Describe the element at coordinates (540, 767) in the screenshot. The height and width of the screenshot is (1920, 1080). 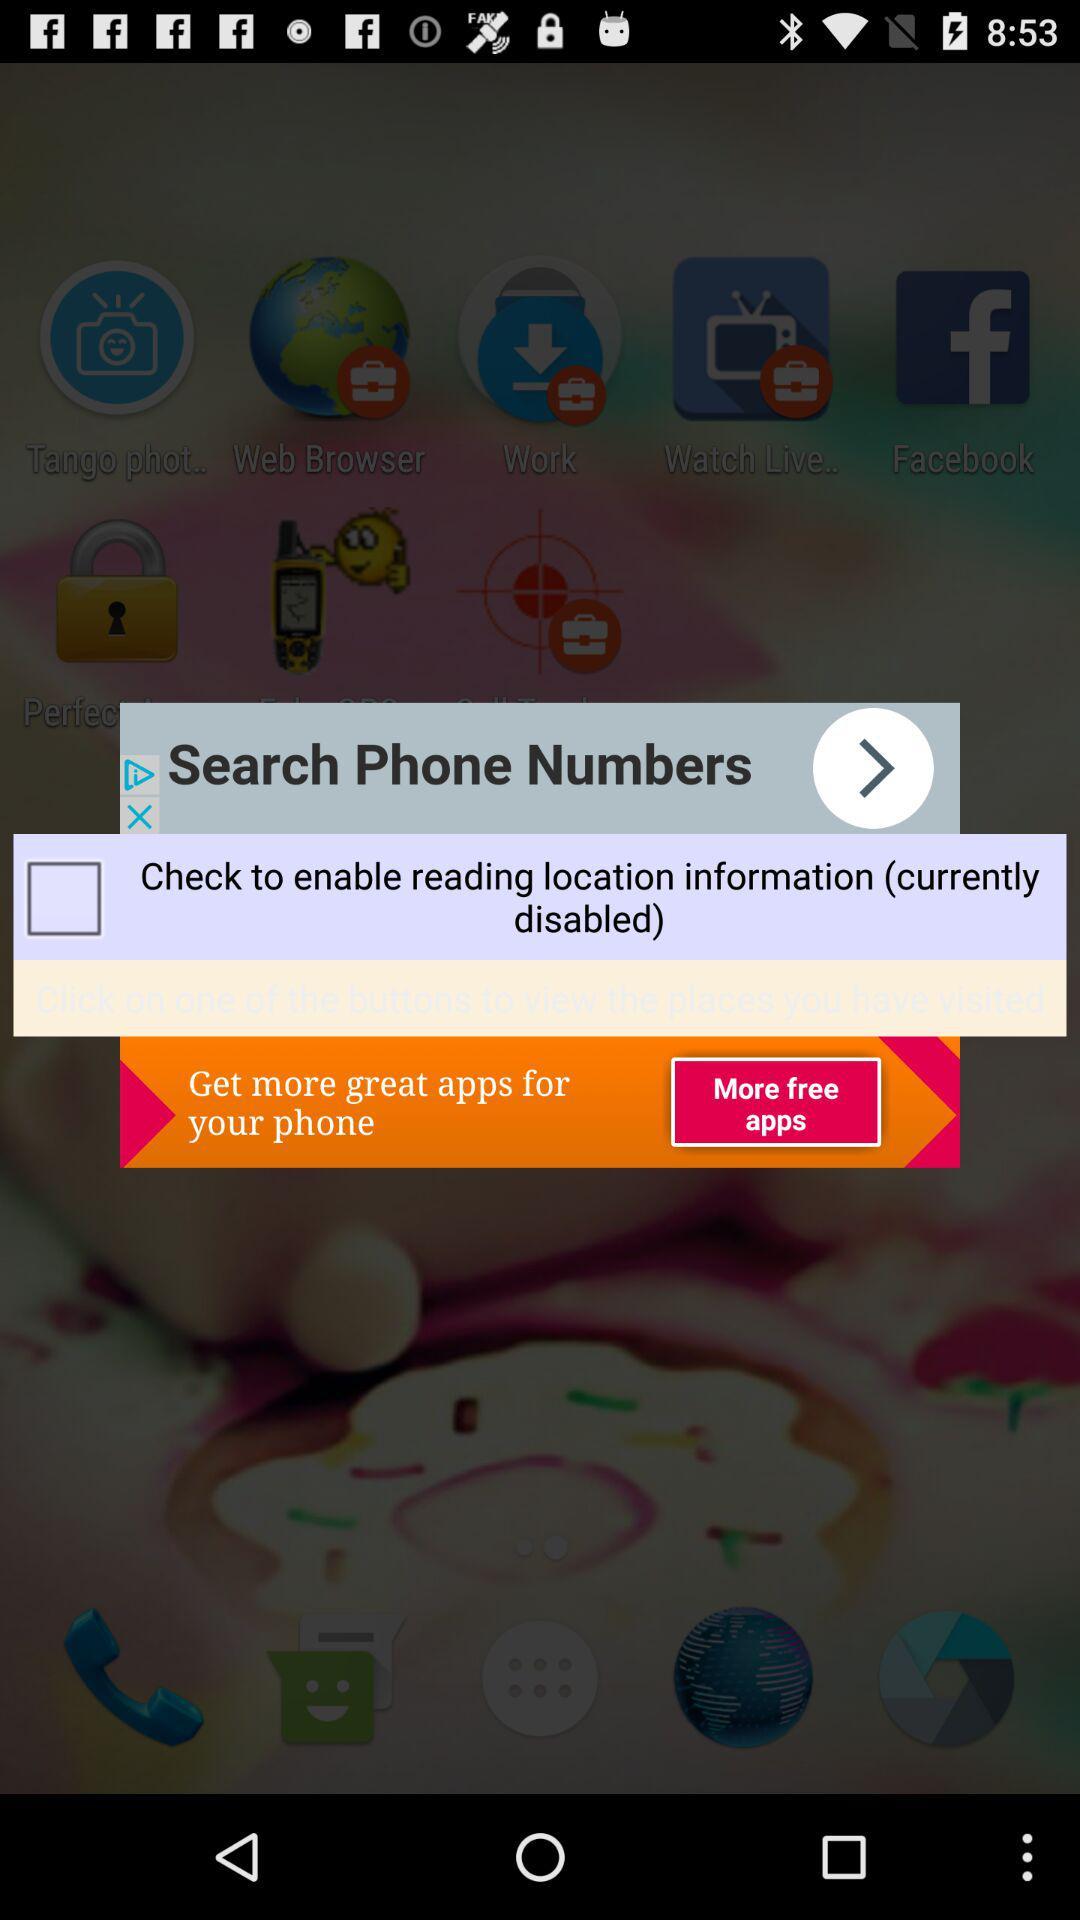
I see `search numbers` at that location.